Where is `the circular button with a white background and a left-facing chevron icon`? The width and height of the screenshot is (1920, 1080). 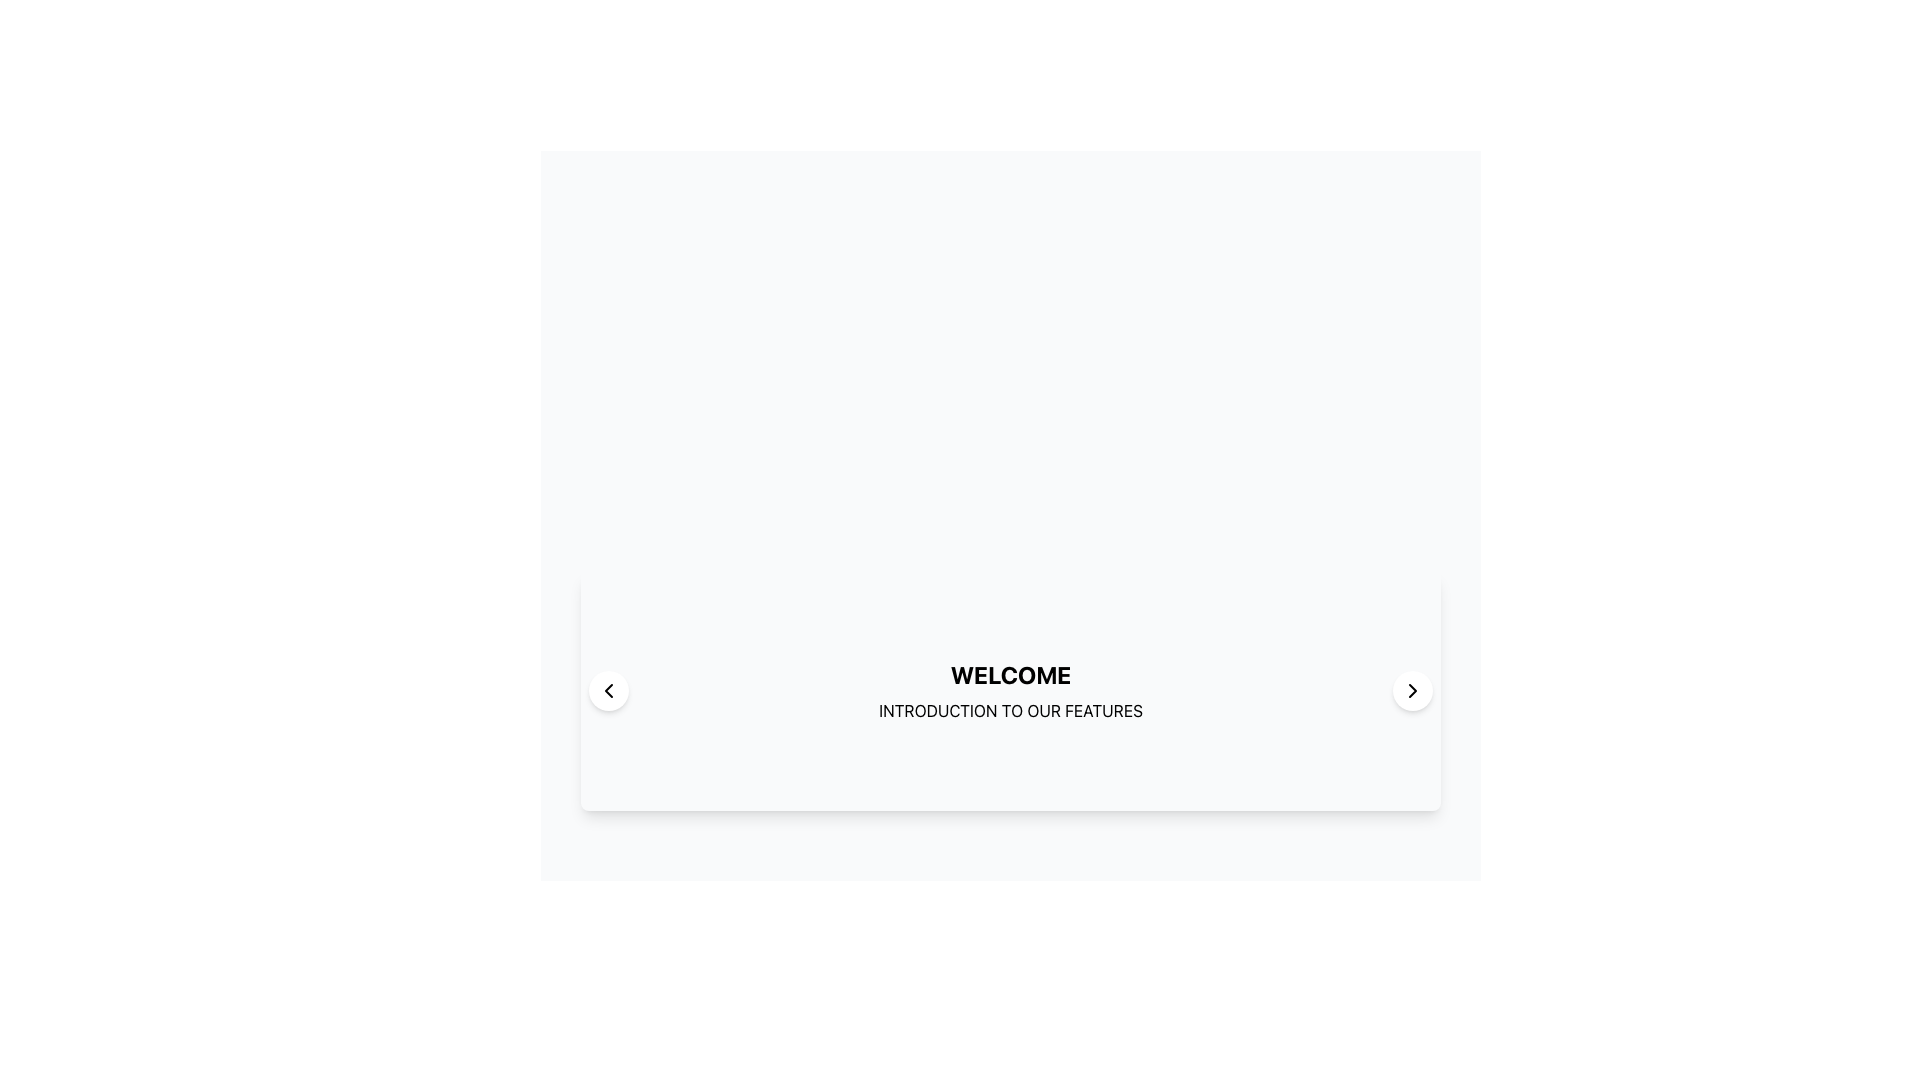
the circular button with a white background and a left-facing chevron icon is located at coordinates (608, 689).